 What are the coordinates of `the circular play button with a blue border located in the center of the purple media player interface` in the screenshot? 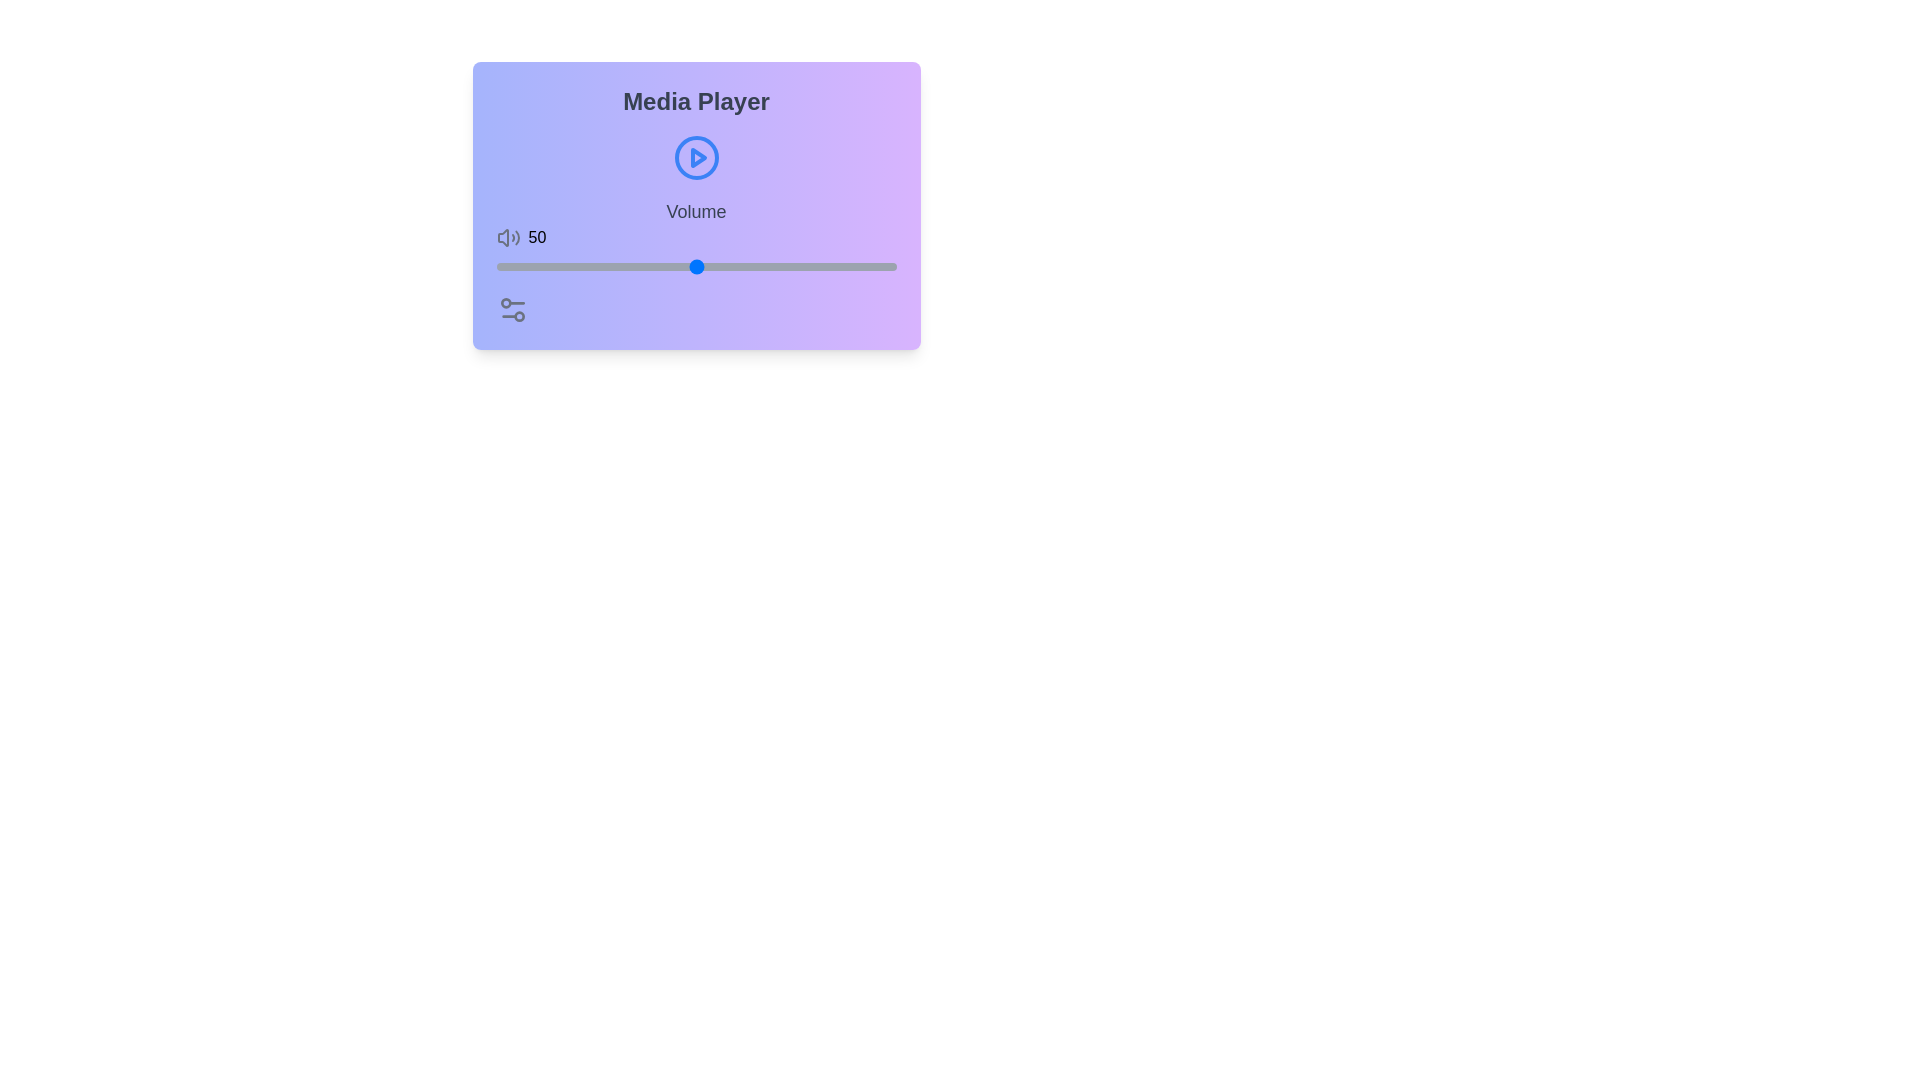 It's located at (696, 157).